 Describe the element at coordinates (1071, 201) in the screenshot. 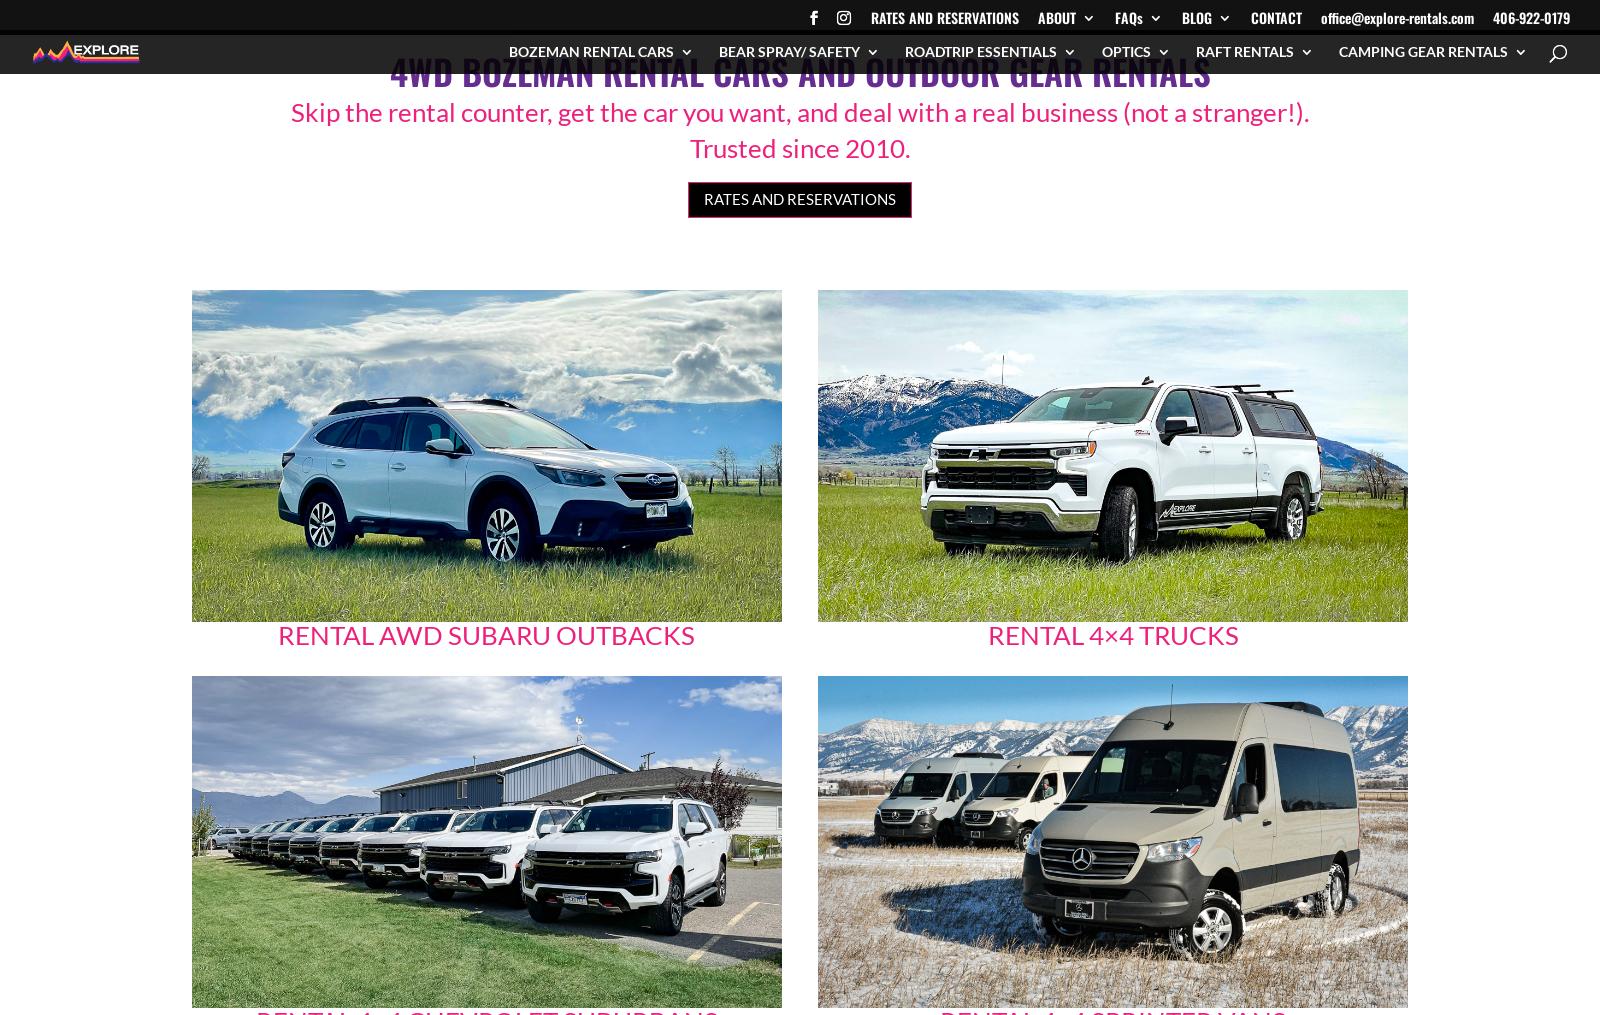

I see `'Reasons to rent from Explore'` at that location.